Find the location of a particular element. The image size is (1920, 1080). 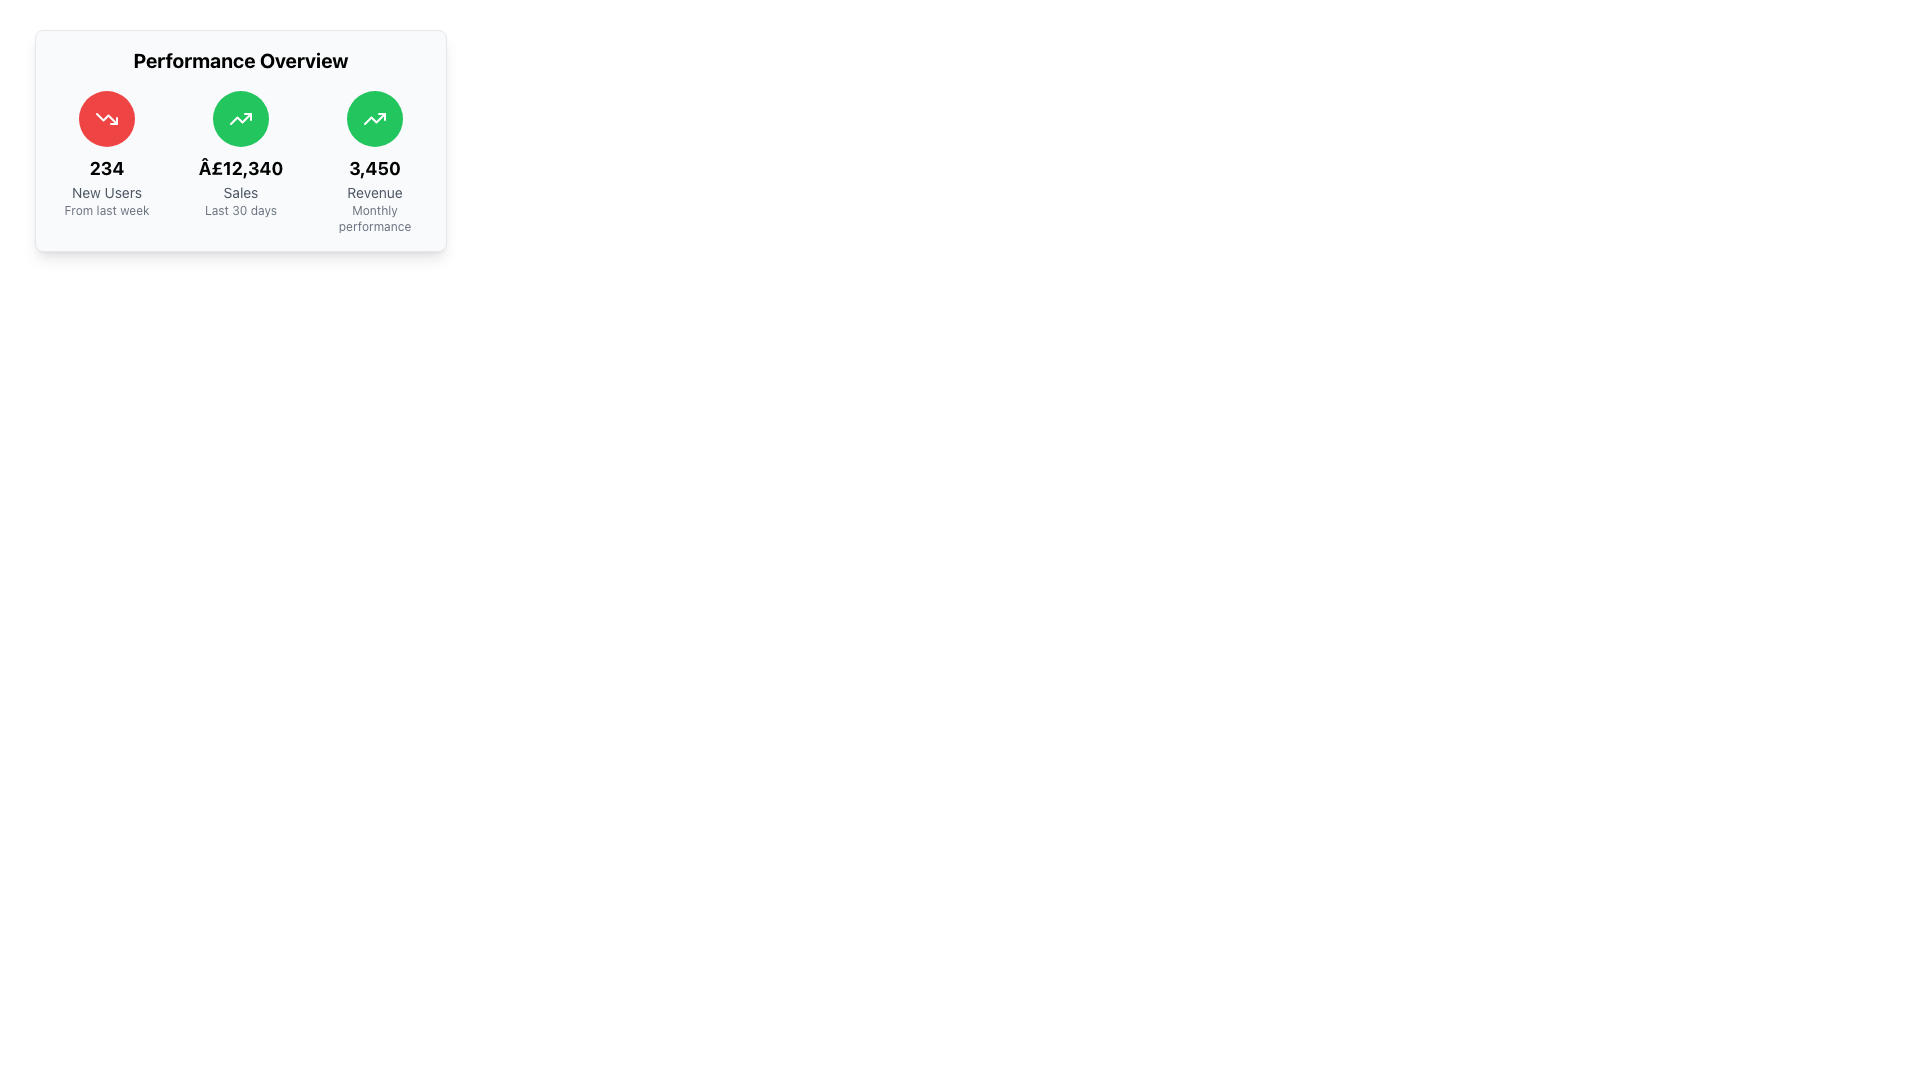

the text label containing the words 'New Users', which is styled in gray and positioned below the numeric value '234' and above 'From last week' is located at coordinates (105, 192).